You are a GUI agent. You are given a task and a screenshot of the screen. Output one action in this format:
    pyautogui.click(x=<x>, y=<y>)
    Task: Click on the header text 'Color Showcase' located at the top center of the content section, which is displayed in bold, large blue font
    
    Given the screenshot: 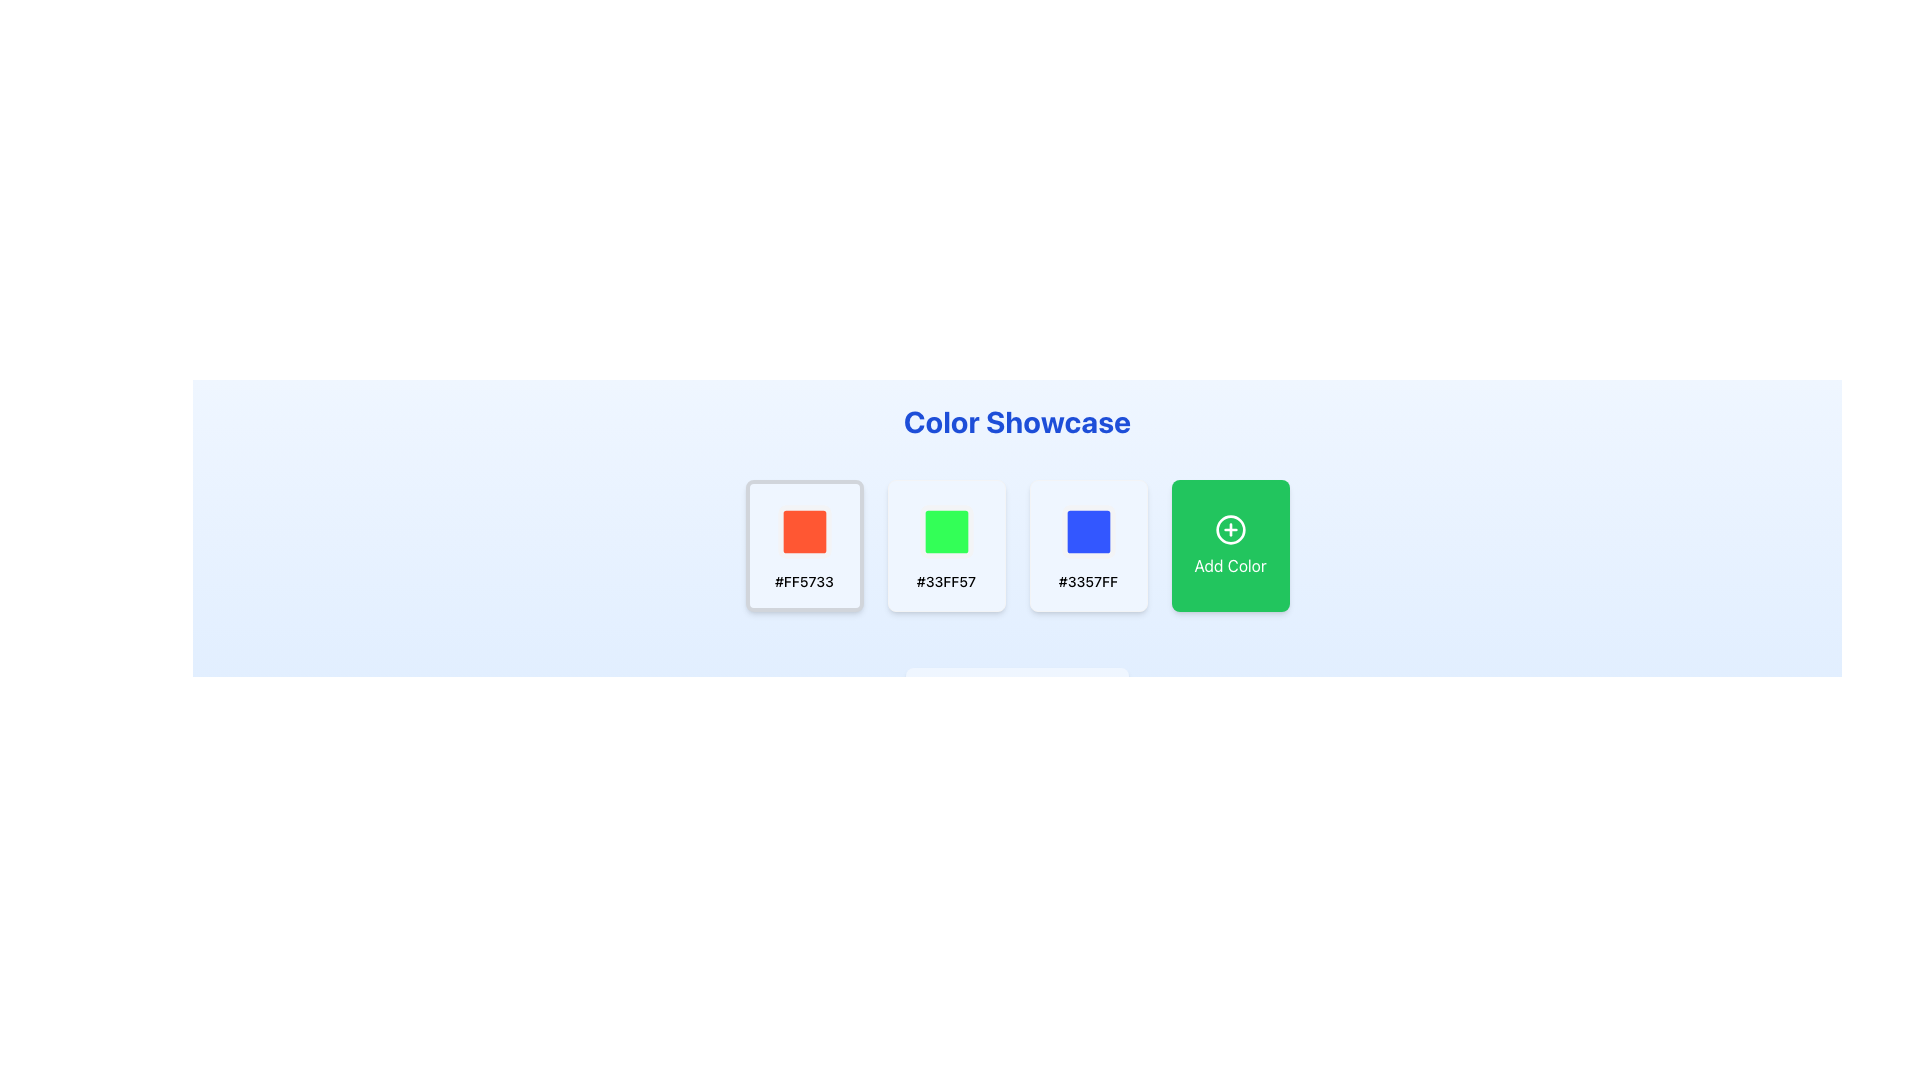 What is the action you would take?
    pyautogui.click(x=1017, y=420)
    